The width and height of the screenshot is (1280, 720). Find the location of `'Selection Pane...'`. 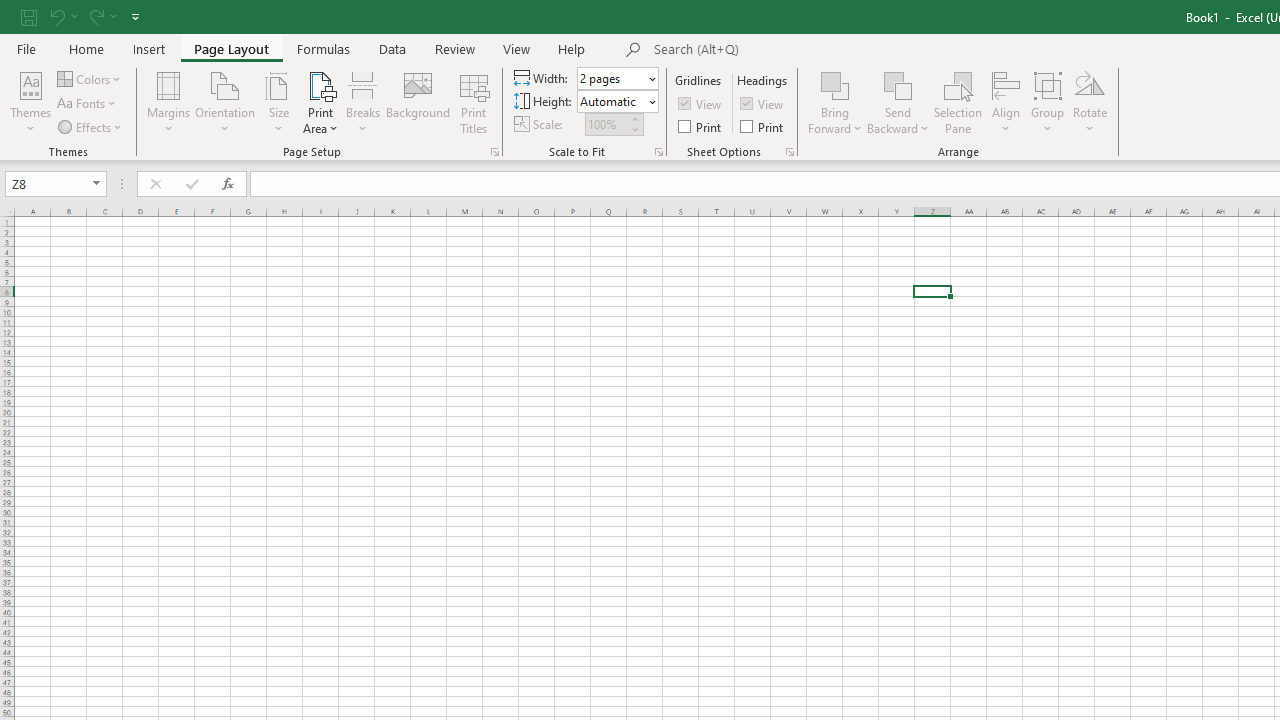

'Selection Pane...' is located at coordinates (957, 103).